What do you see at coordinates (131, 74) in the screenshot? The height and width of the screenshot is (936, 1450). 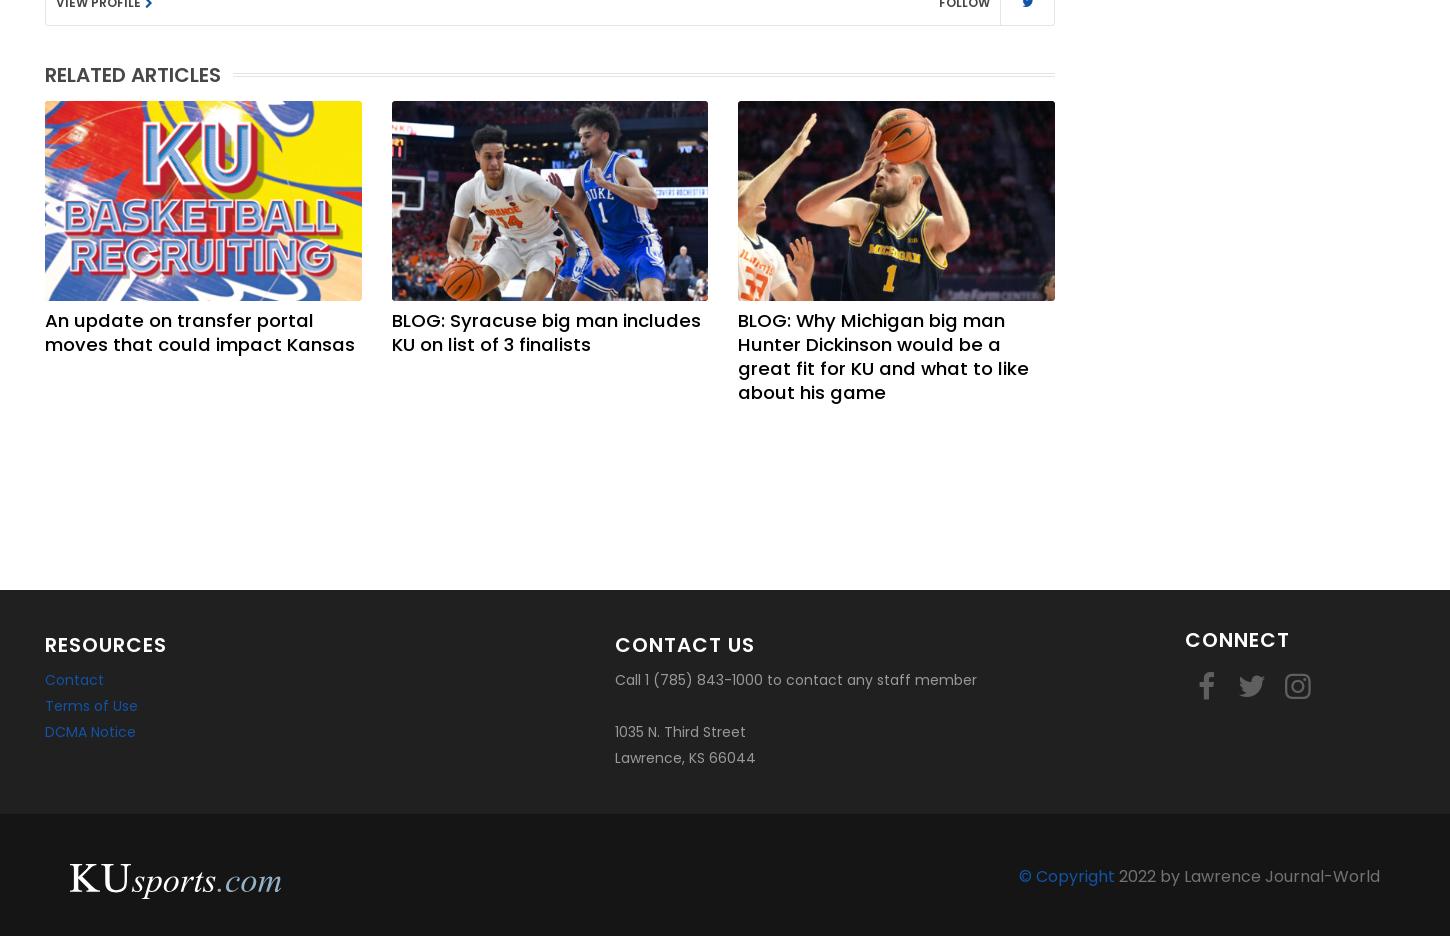 I see `'RELATED ARTICLES'` at bounding box center [131, 74].